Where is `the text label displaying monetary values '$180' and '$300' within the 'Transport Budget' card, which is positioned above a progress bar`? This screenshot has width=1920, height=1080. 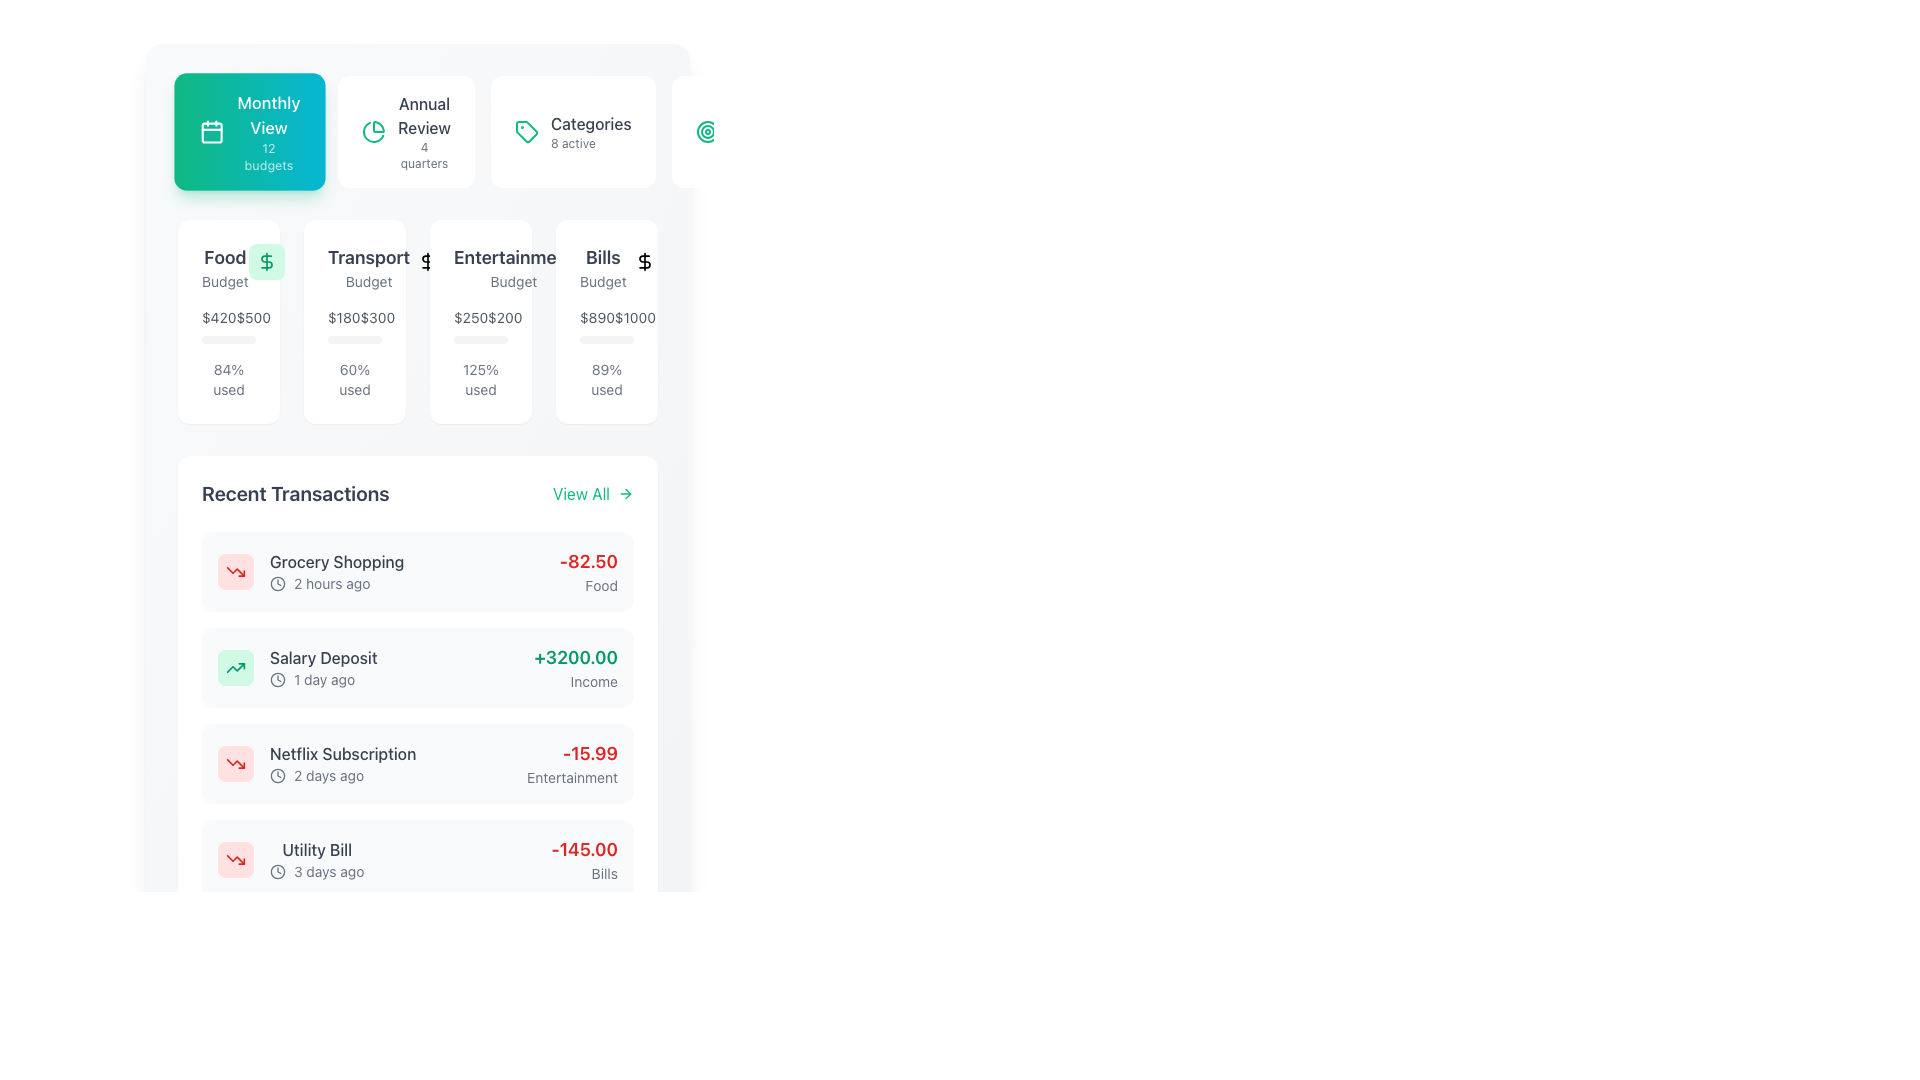
the text label displaying monetary values '$180' and '$300' within the 'Transport Budget' card, which is positioned above a progress bar is located at coordinates (355, 316).